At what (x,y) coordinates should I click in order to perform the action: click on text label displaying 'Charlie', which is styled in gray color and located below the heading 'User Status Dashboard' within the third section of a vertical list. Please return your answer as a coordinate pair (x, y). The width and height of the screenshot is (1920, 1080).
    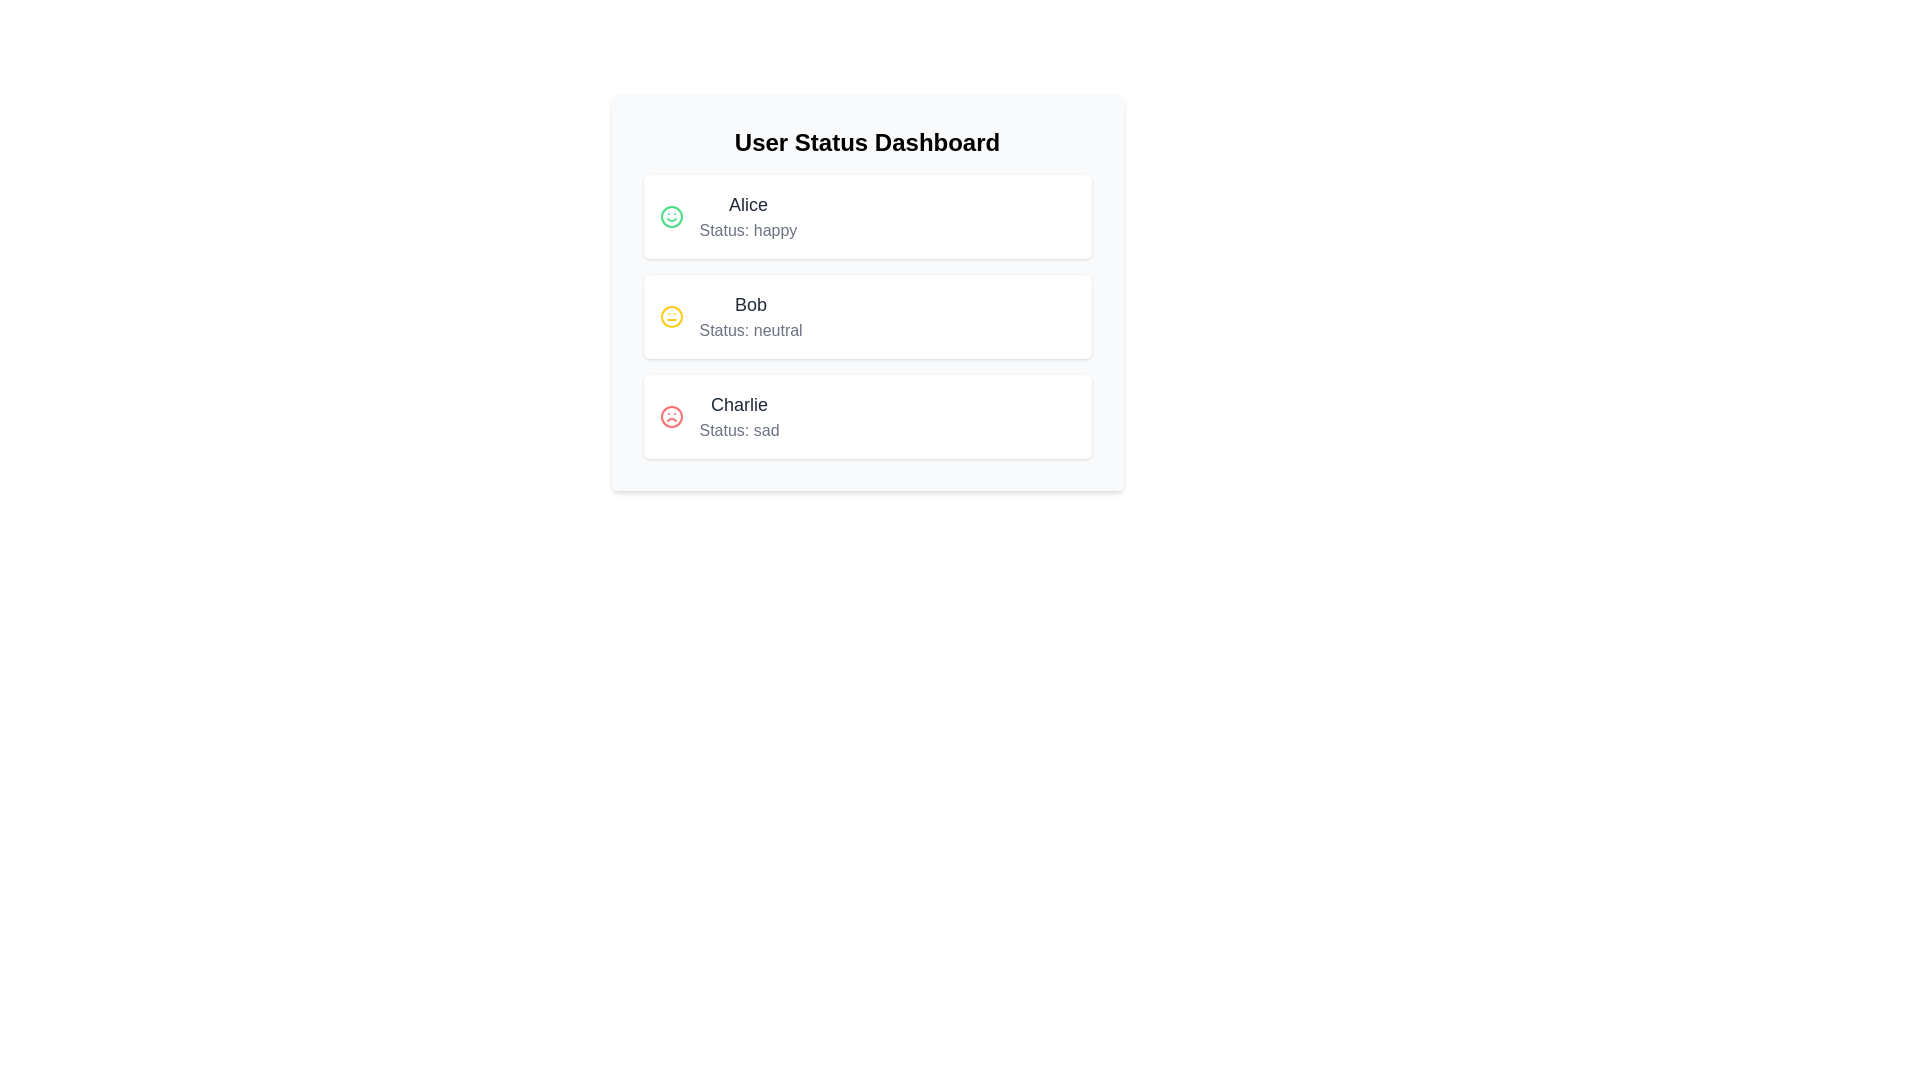
    Looking at the image, I should click on (738, 405).